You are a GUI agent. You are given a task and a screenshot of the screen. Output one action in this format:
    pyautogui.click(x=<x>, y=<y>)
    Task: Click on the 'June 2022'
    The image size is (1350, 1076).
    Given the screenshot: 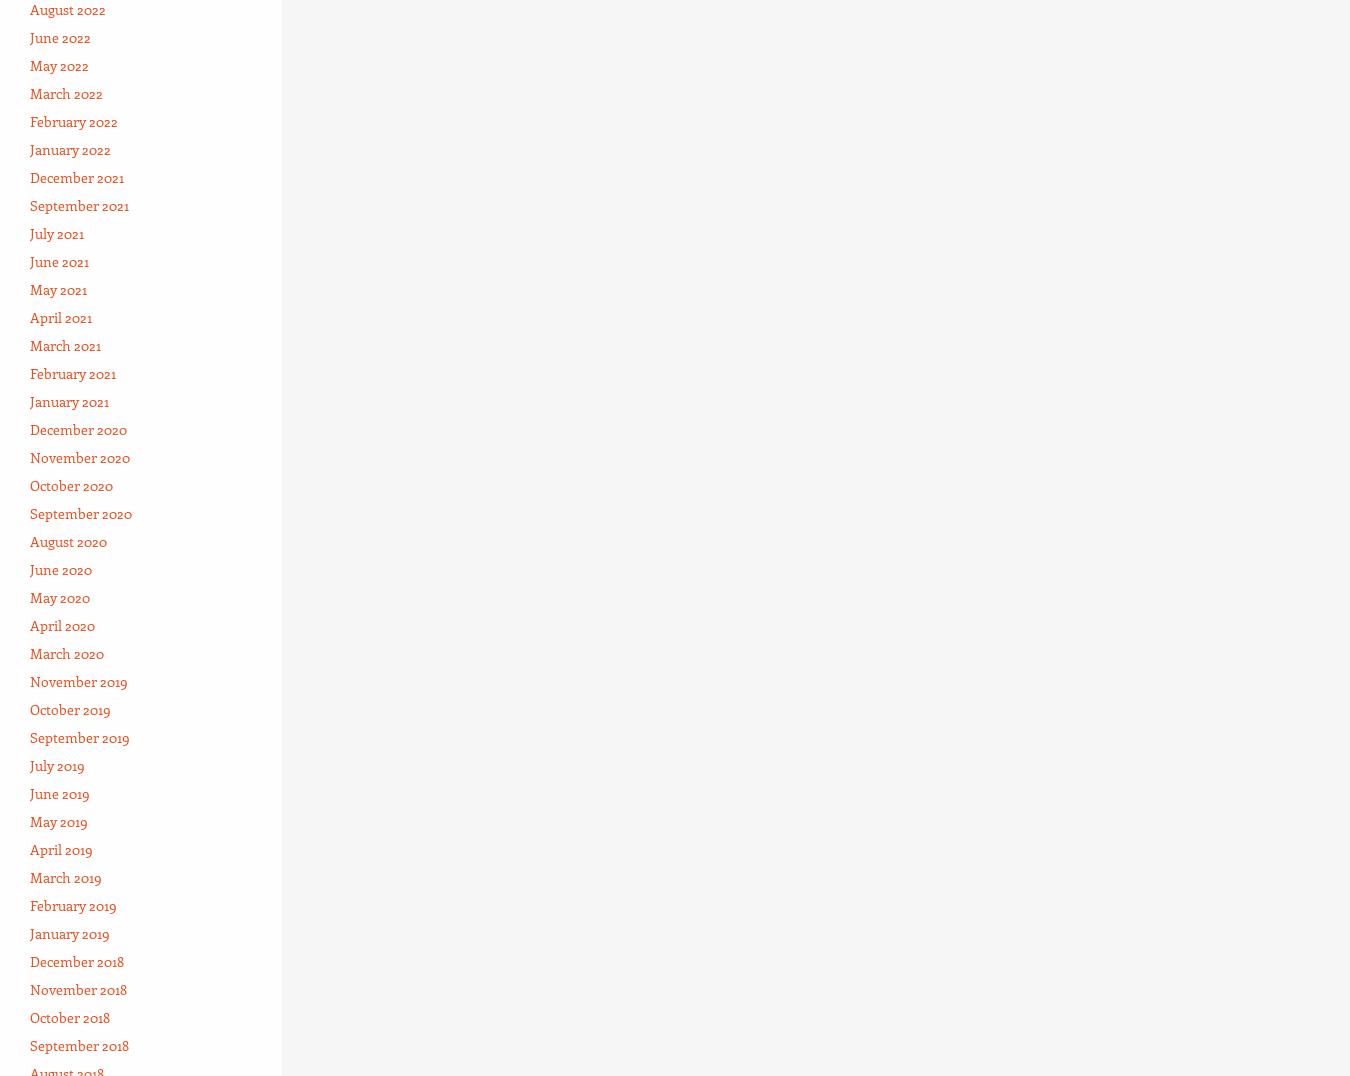 What is the action you would take?
    pyautogui.click(x=59, y=35)
    